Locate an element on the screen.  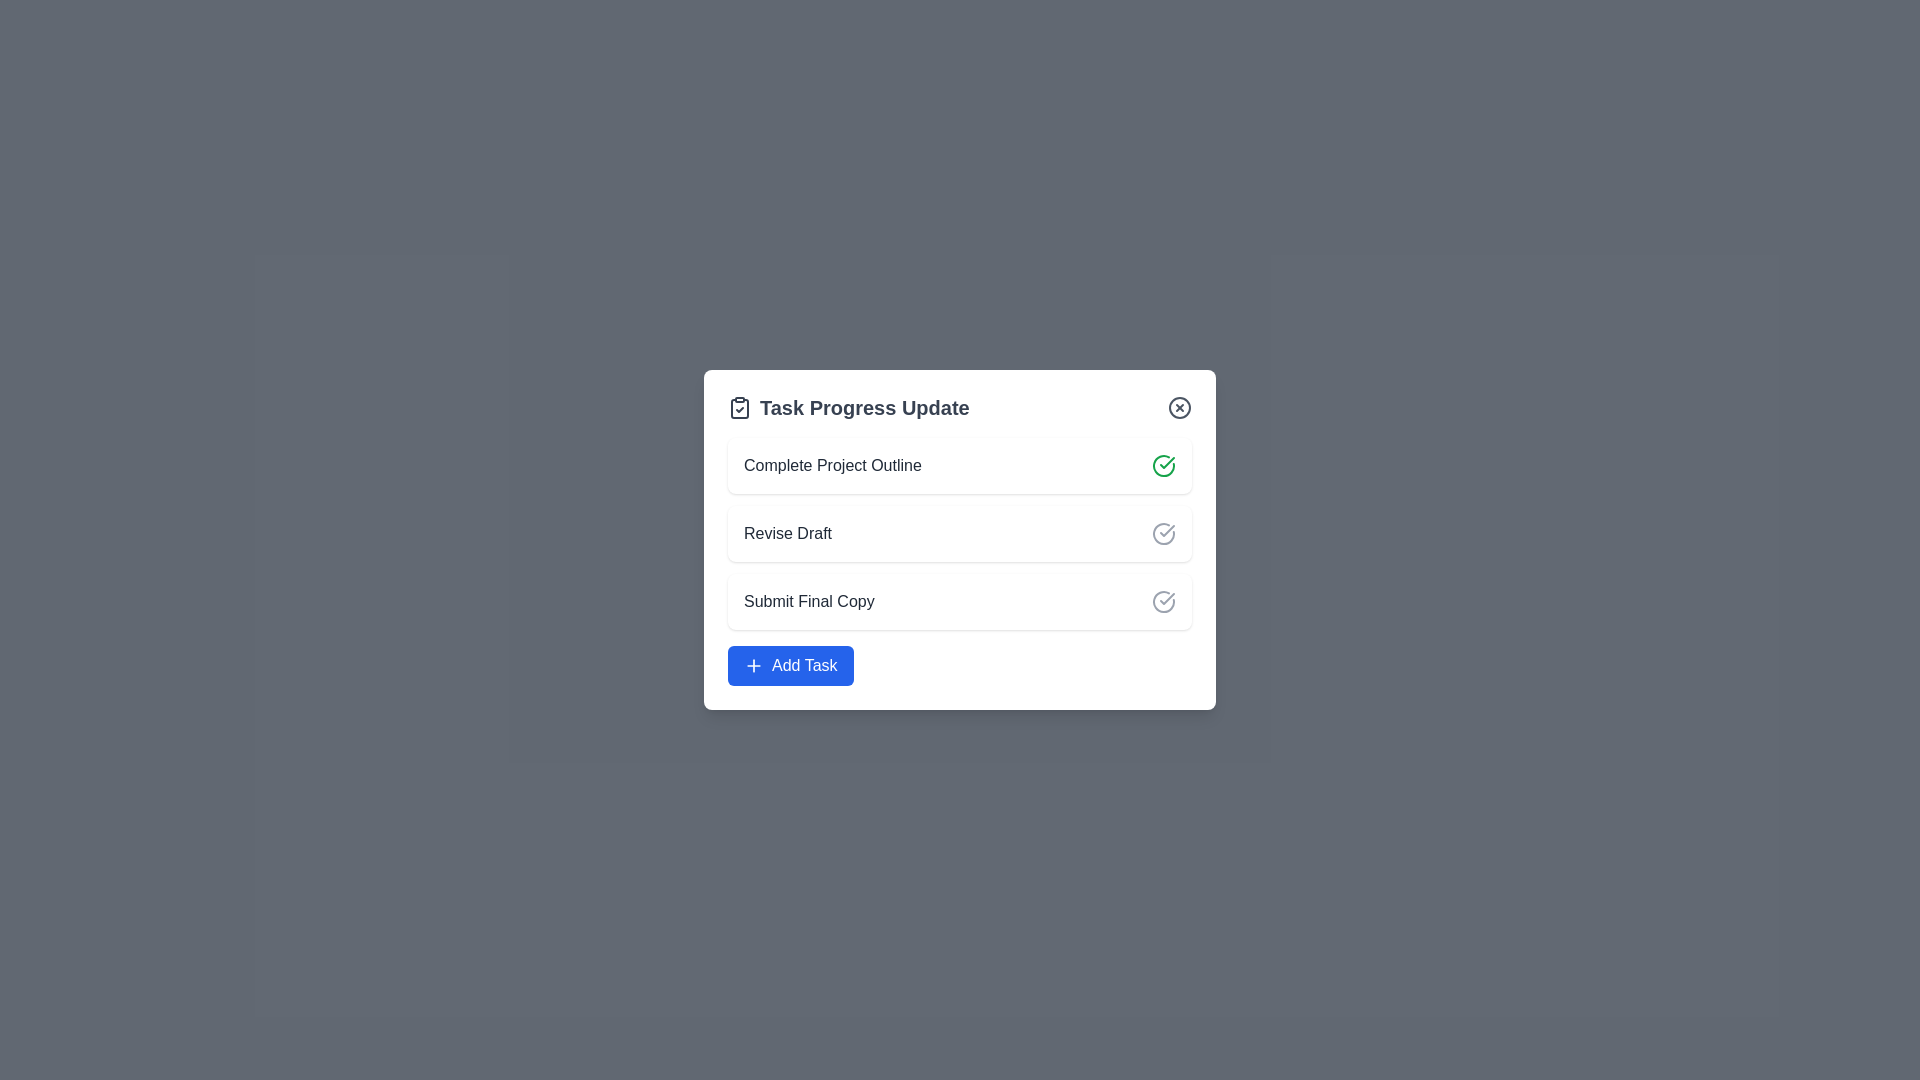
the clipboard with checkmark icon located in the header of the 'Task Progress Update' card, positioned at the far-left end of the text is located at coordinates (738, 407).